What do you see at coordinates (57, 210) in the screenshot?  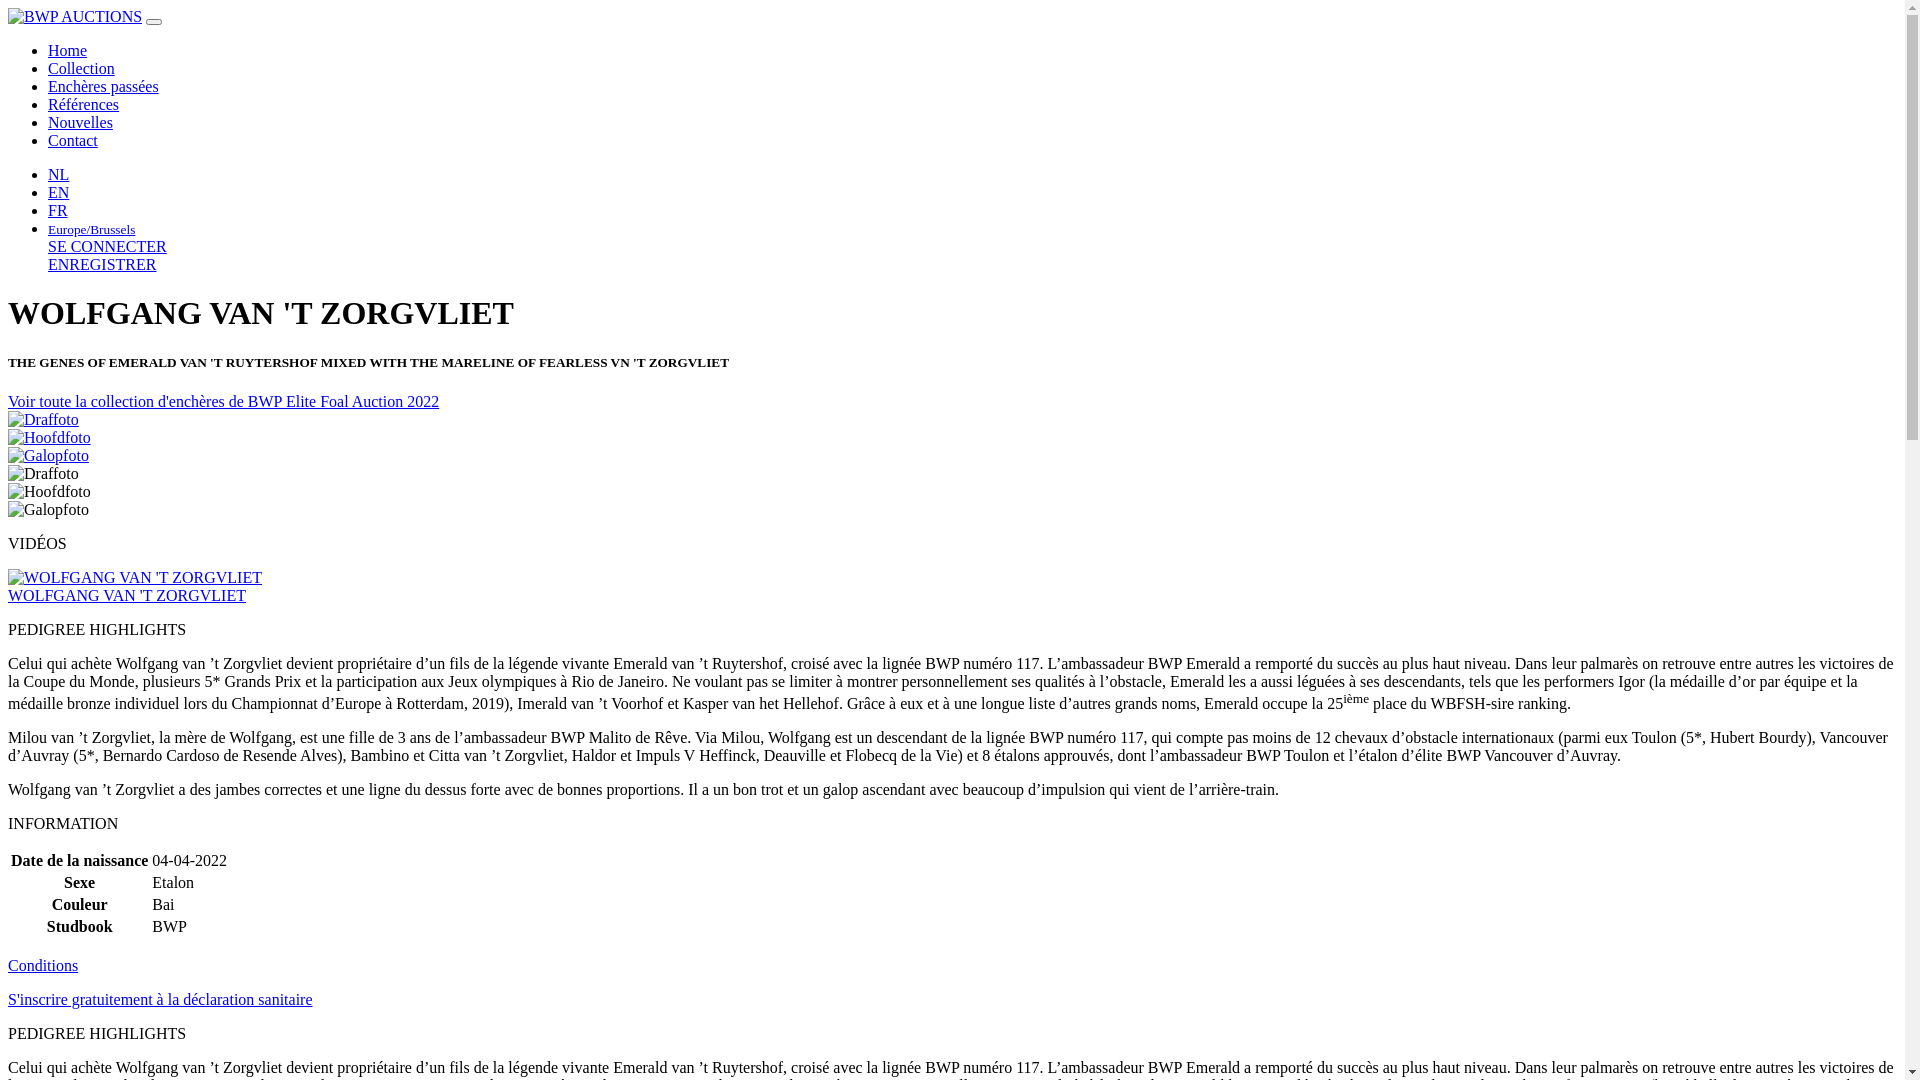 I see `'FR'` at bounding box center [57, 210].